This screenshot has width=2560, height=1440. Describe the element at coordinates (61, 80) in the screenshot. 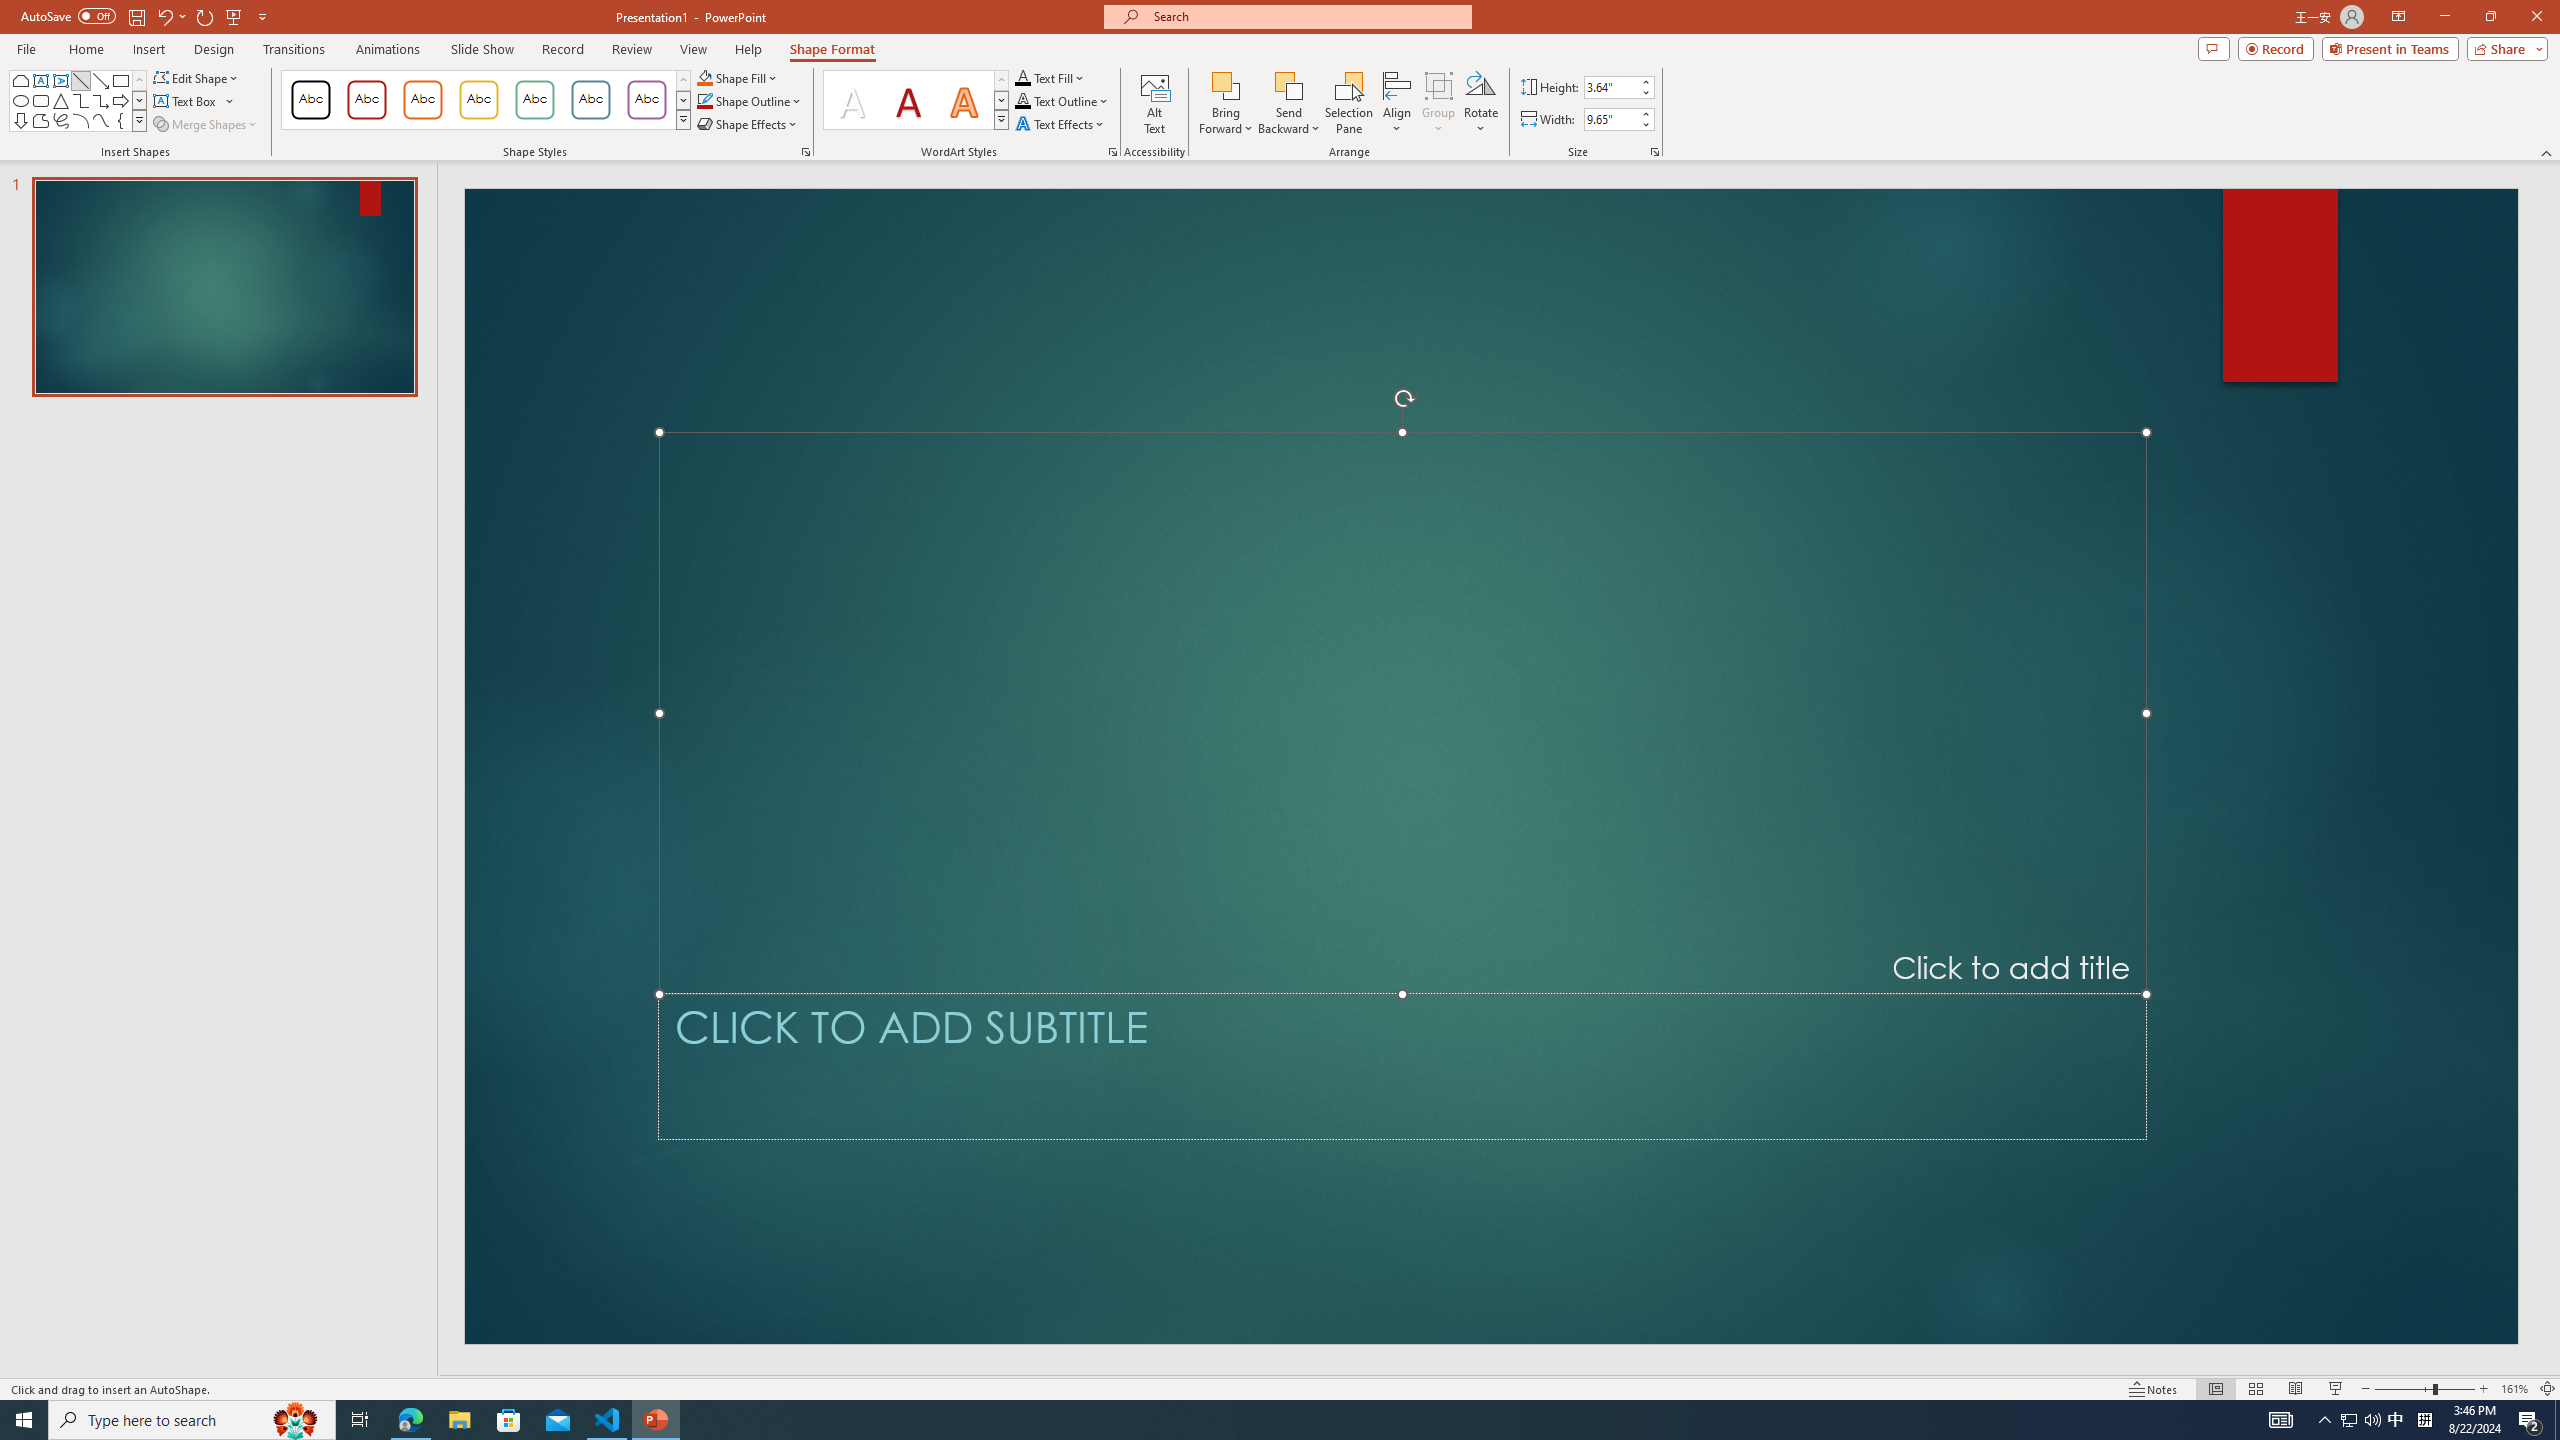

I see `'Vertical Text Box'` at that location.